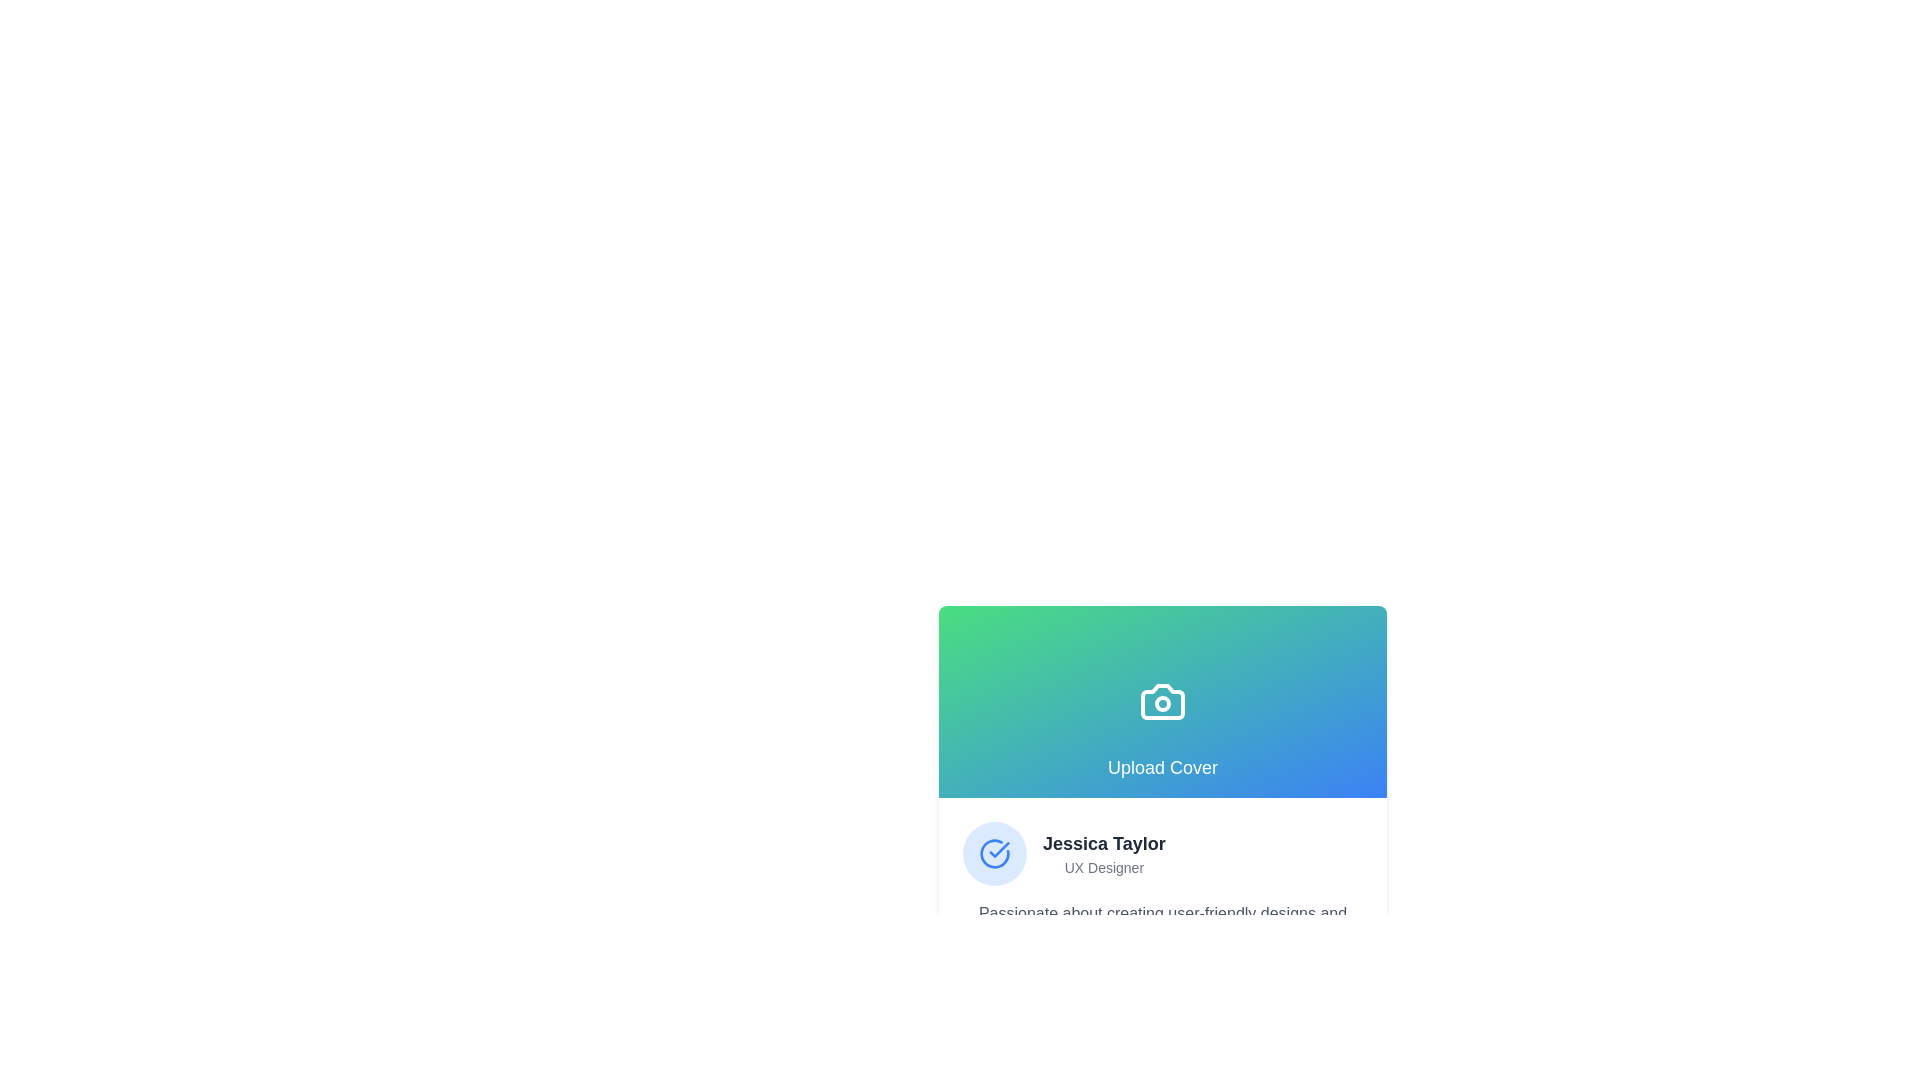  Describe the element at coordinates (1162, 918) in the screenshot. I see `displayed information from the Profile Card Section located within a white card at the bottom half of the component, directly under the gradient section with the camera icon labeled 'Upload Cover'` at that location.